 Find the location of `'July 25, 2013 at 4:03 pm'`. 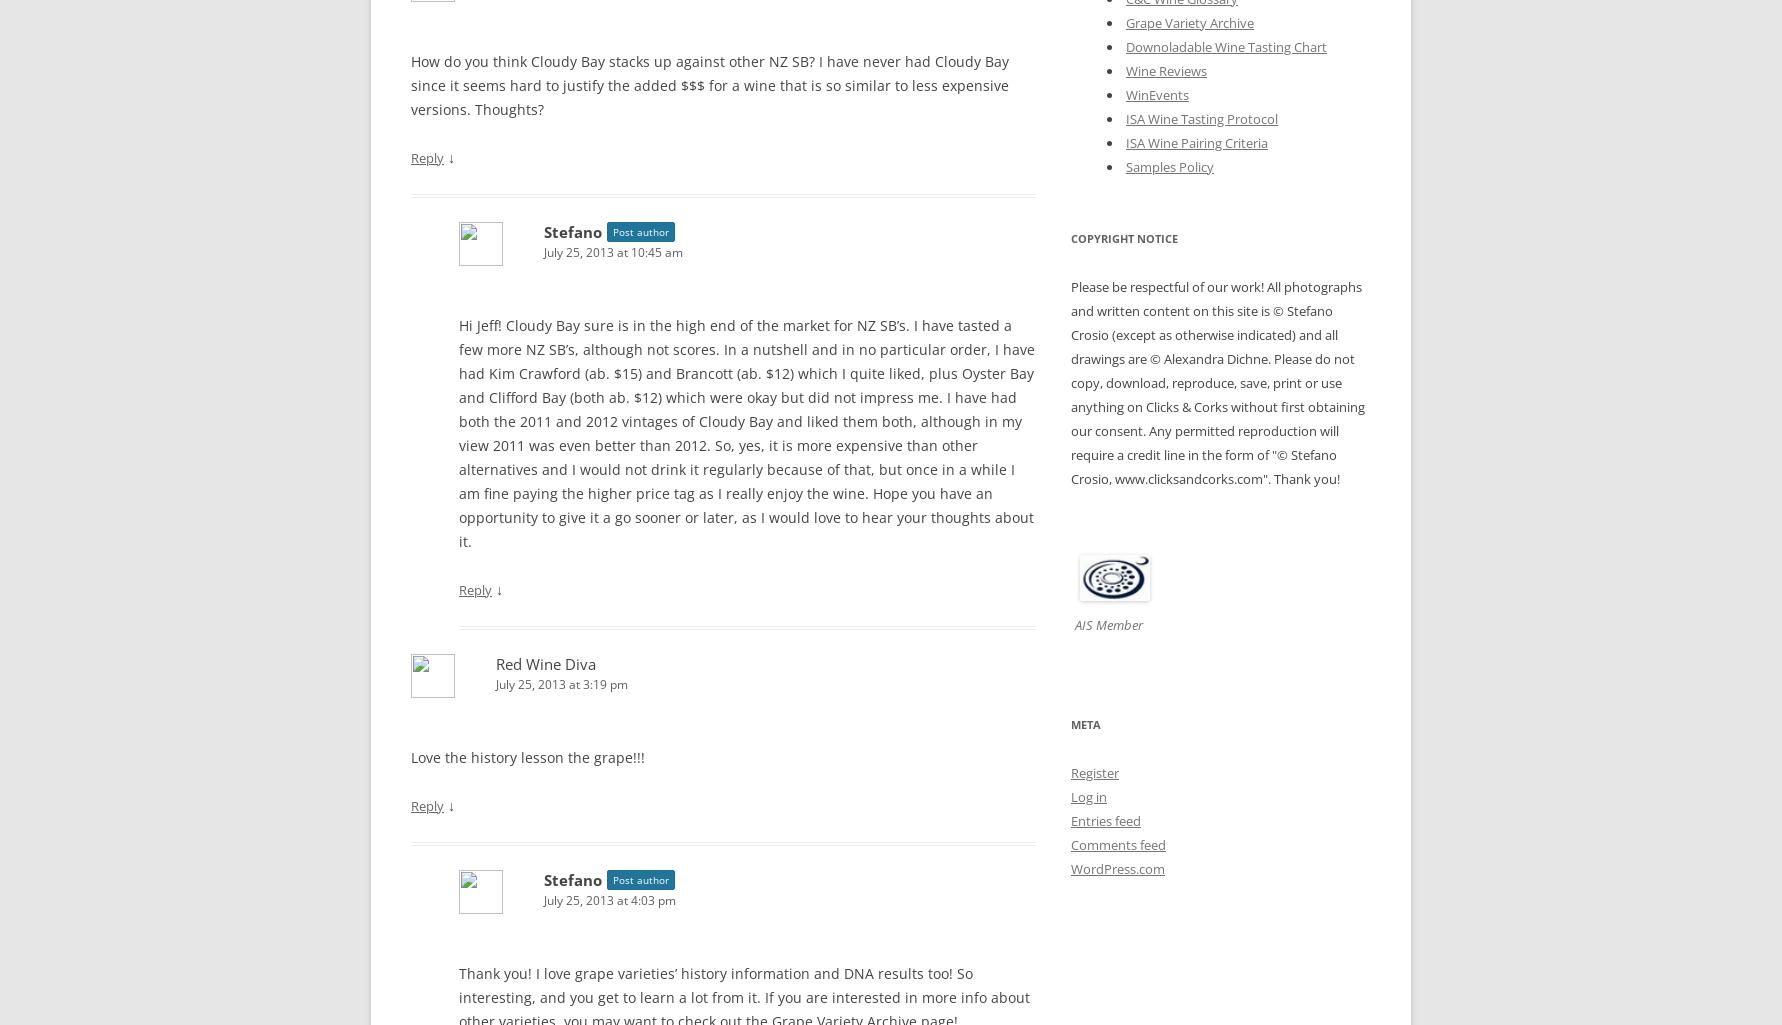

'July 25, 2013 at 4:03 pm' is located at coordinates (609, 899).